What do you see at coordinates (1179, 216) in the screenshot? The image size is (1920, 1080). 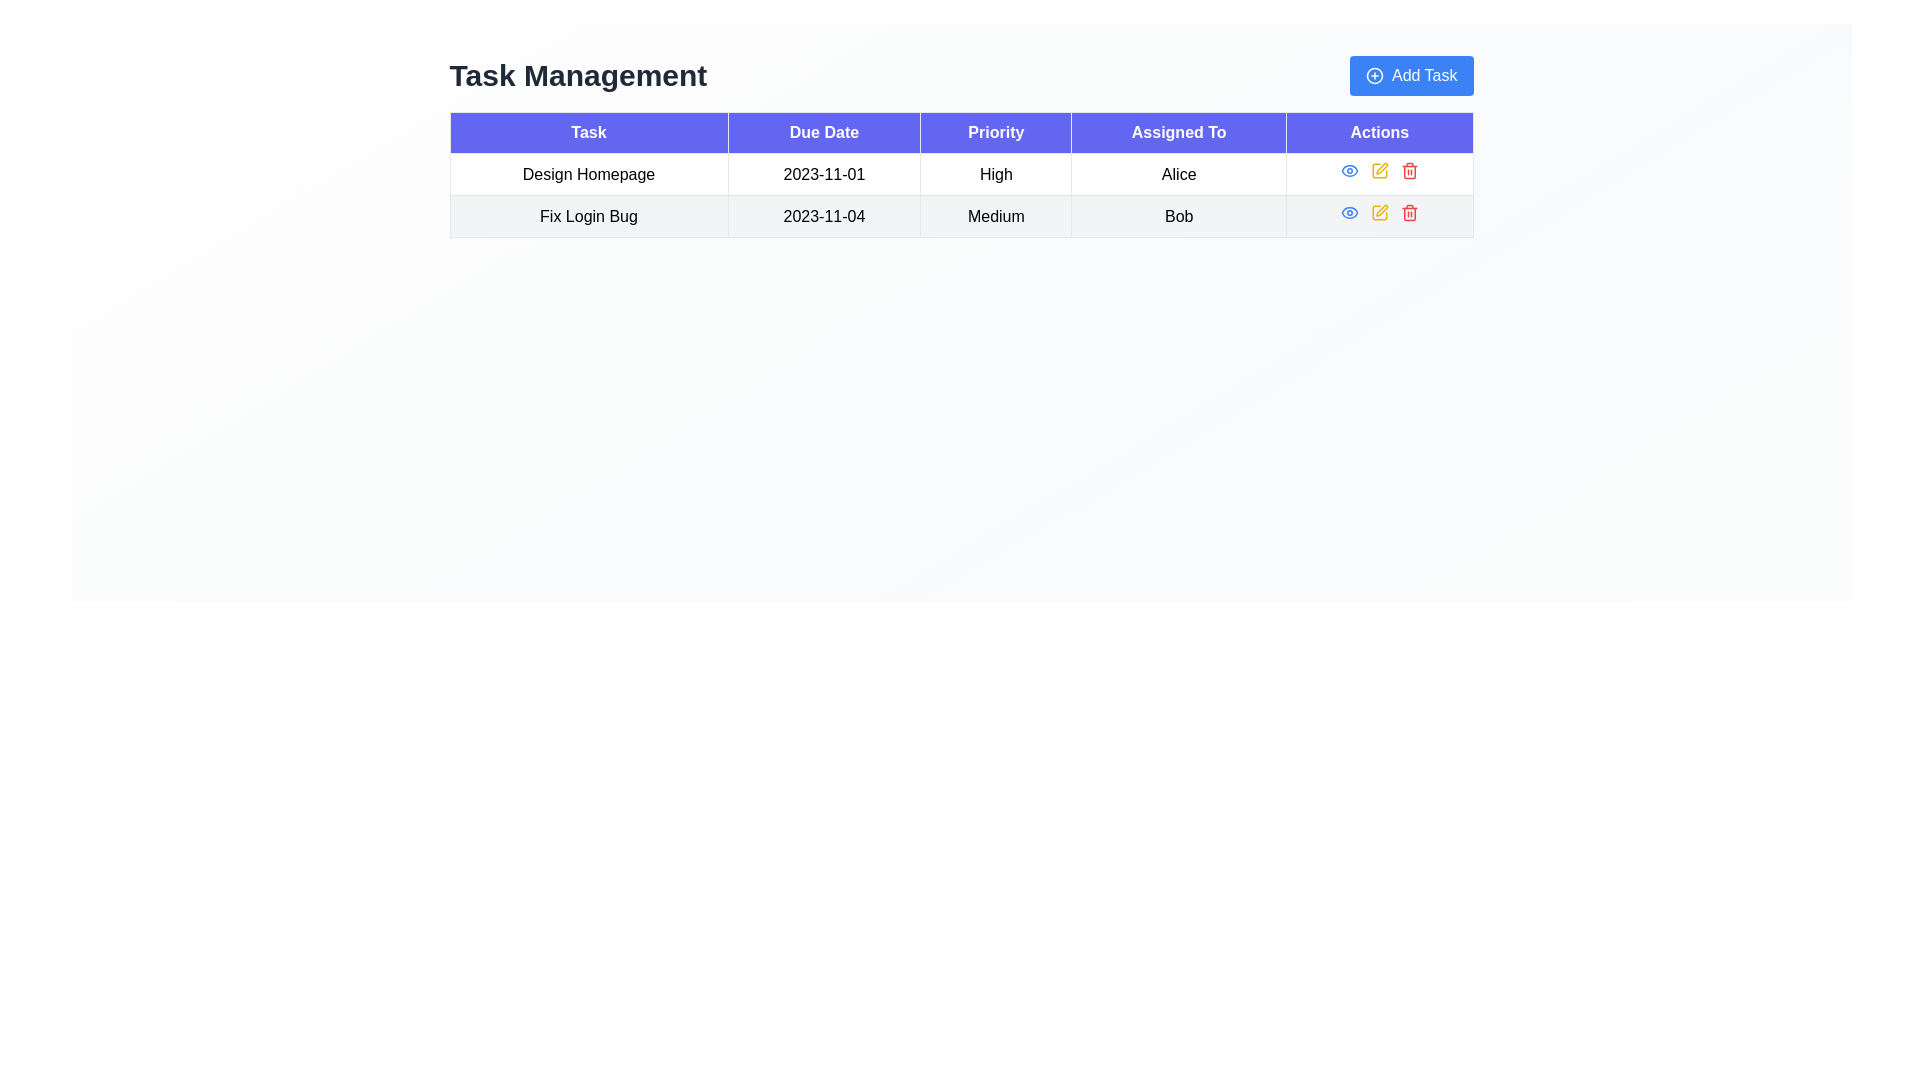 I see `the read-only text field displaying the assignee of the task in the fourth column of the second row in the table` at bounding box center [1179, 216].